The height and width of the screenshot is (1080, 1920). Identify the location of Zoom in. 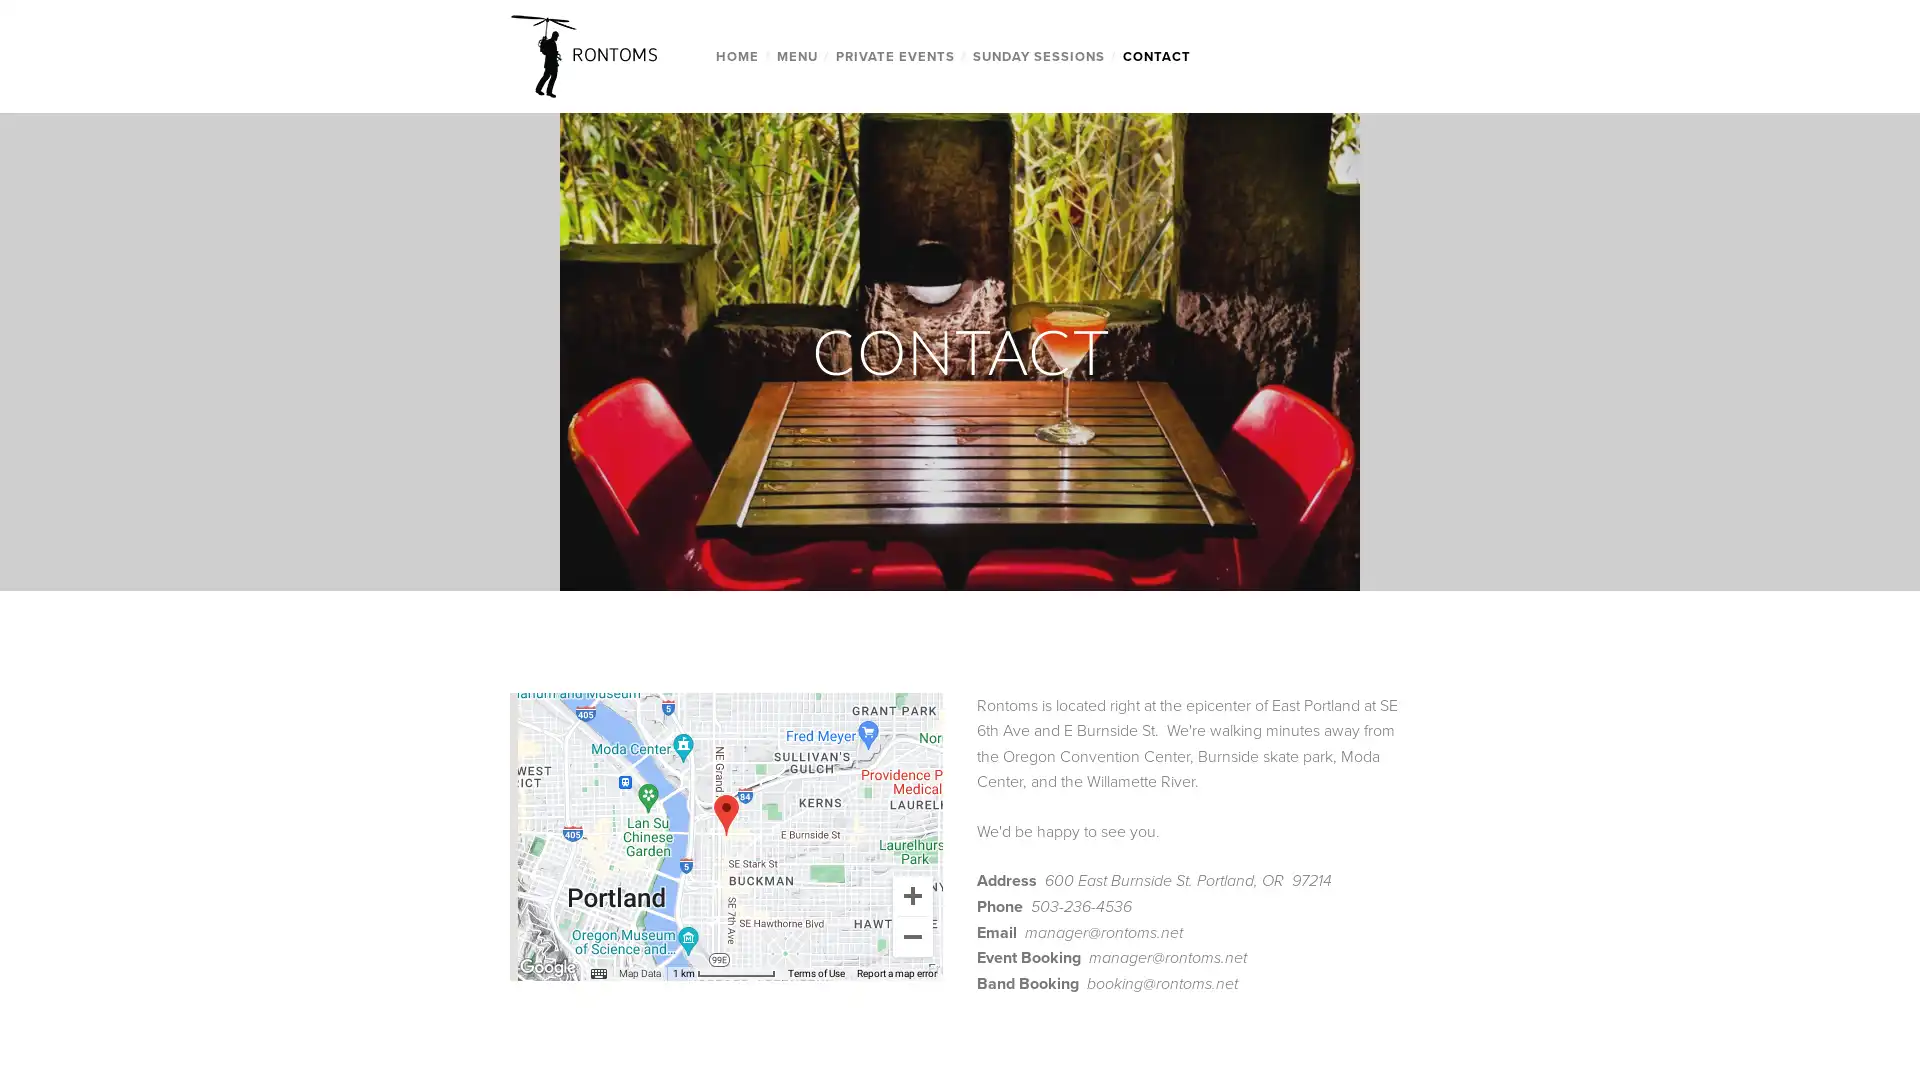
(911, 893).